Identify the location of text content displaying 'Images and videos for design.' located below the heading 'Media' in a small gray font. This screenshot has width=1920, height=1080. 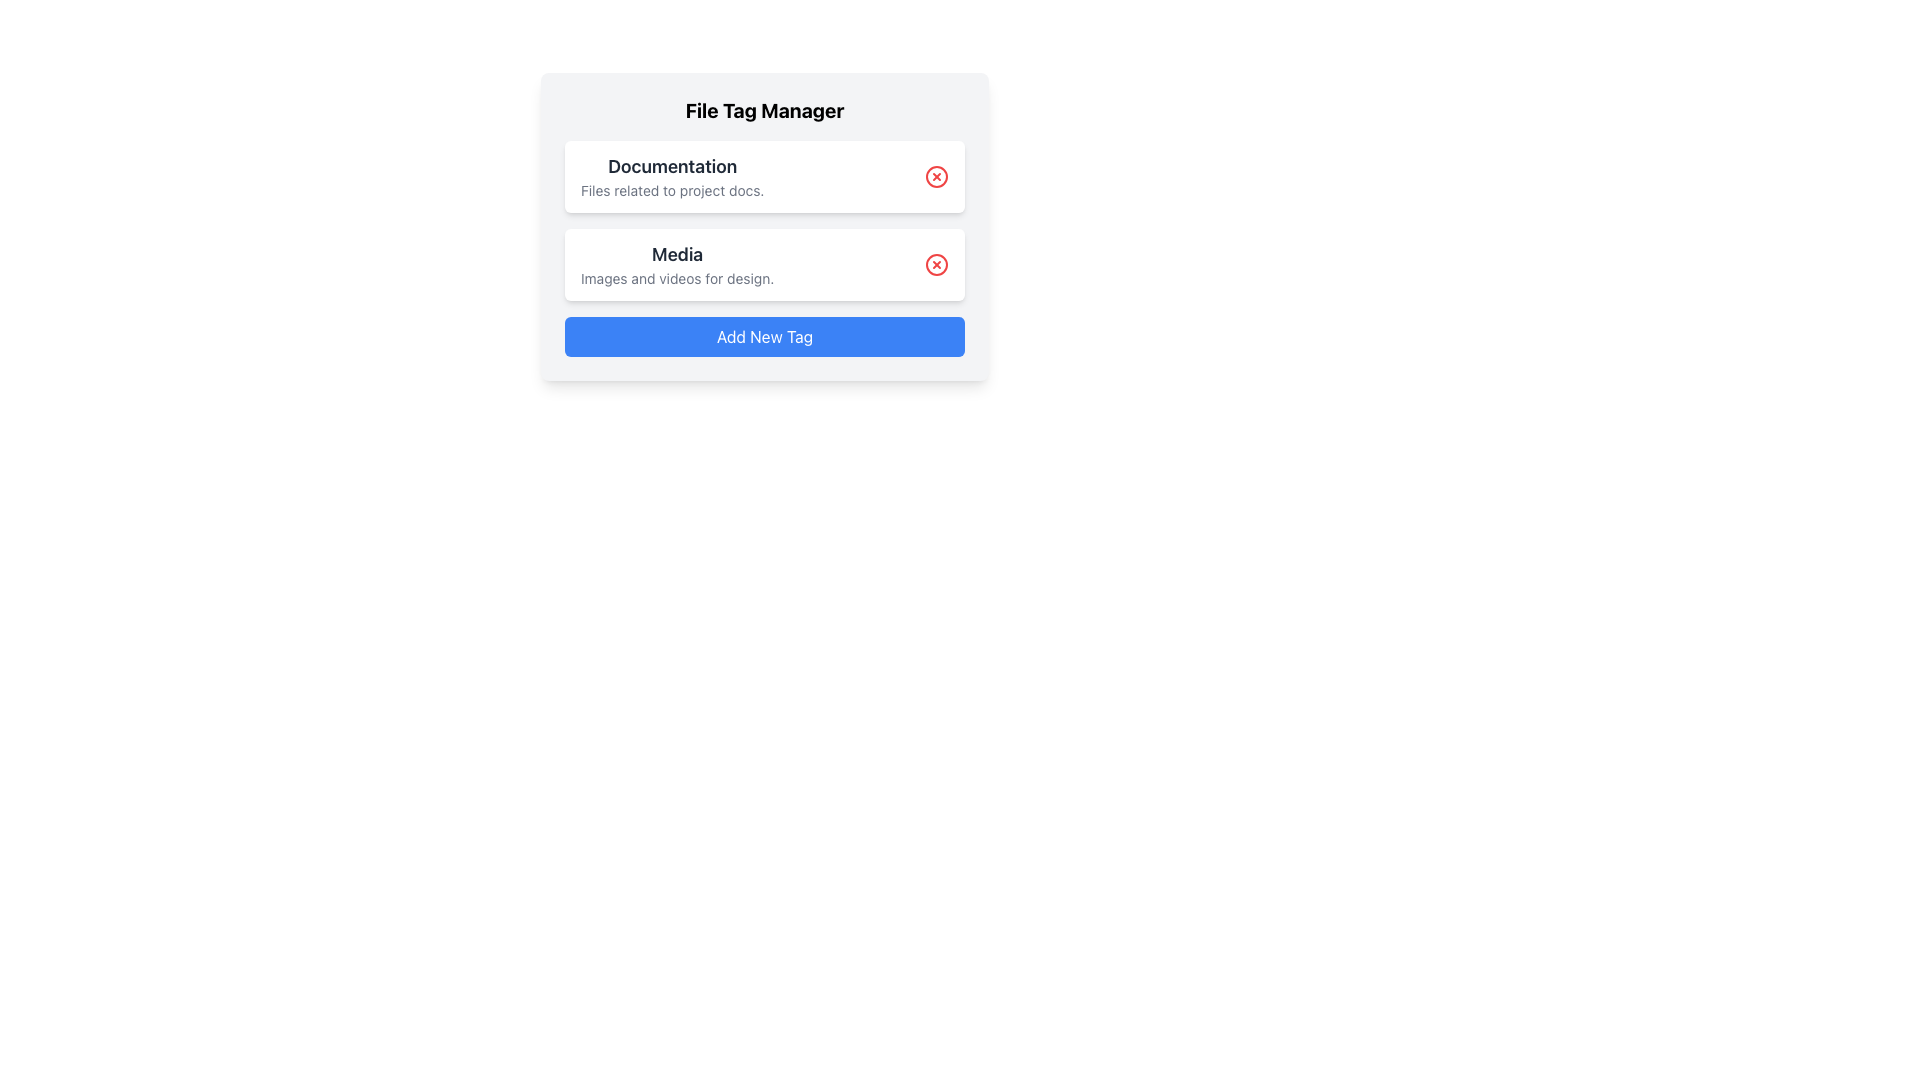
(677, 278).